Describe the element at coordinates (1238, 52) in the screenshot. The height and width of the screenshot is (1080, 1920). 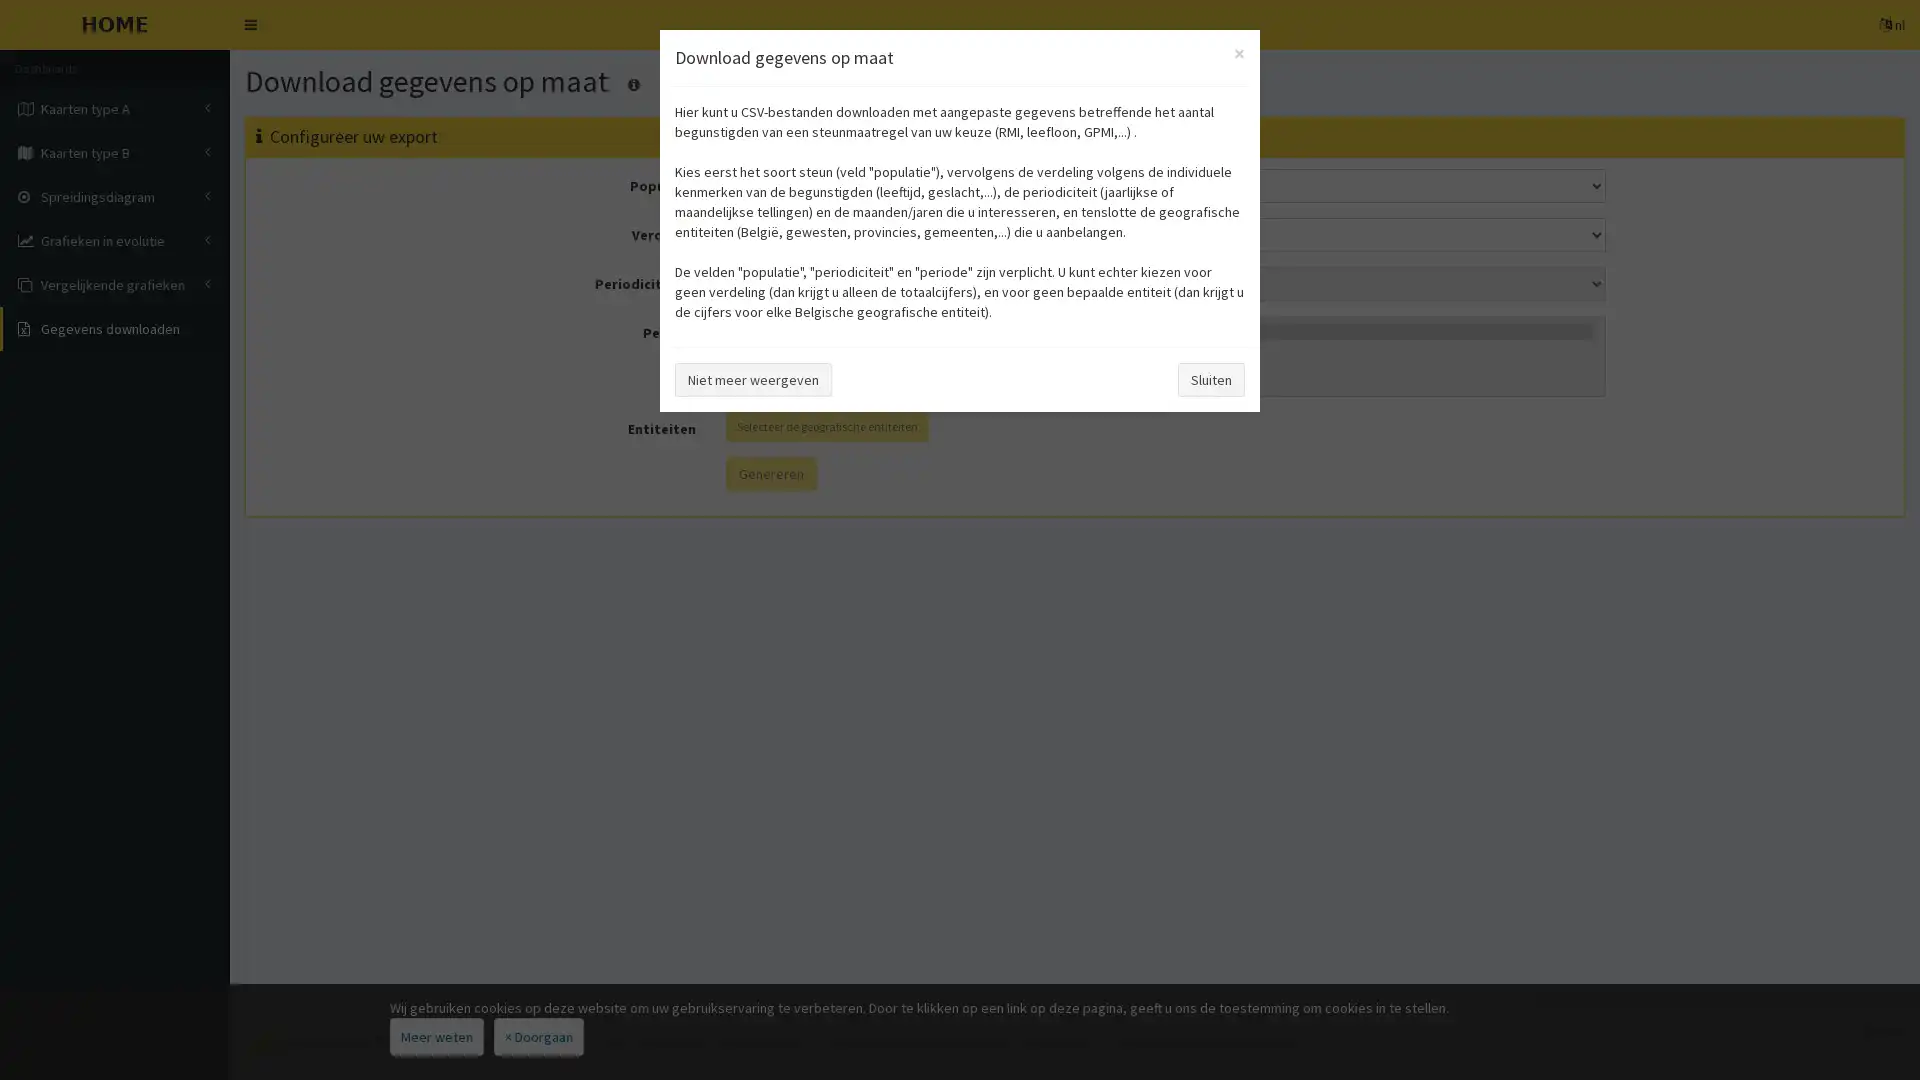
I see `Close` at that location.